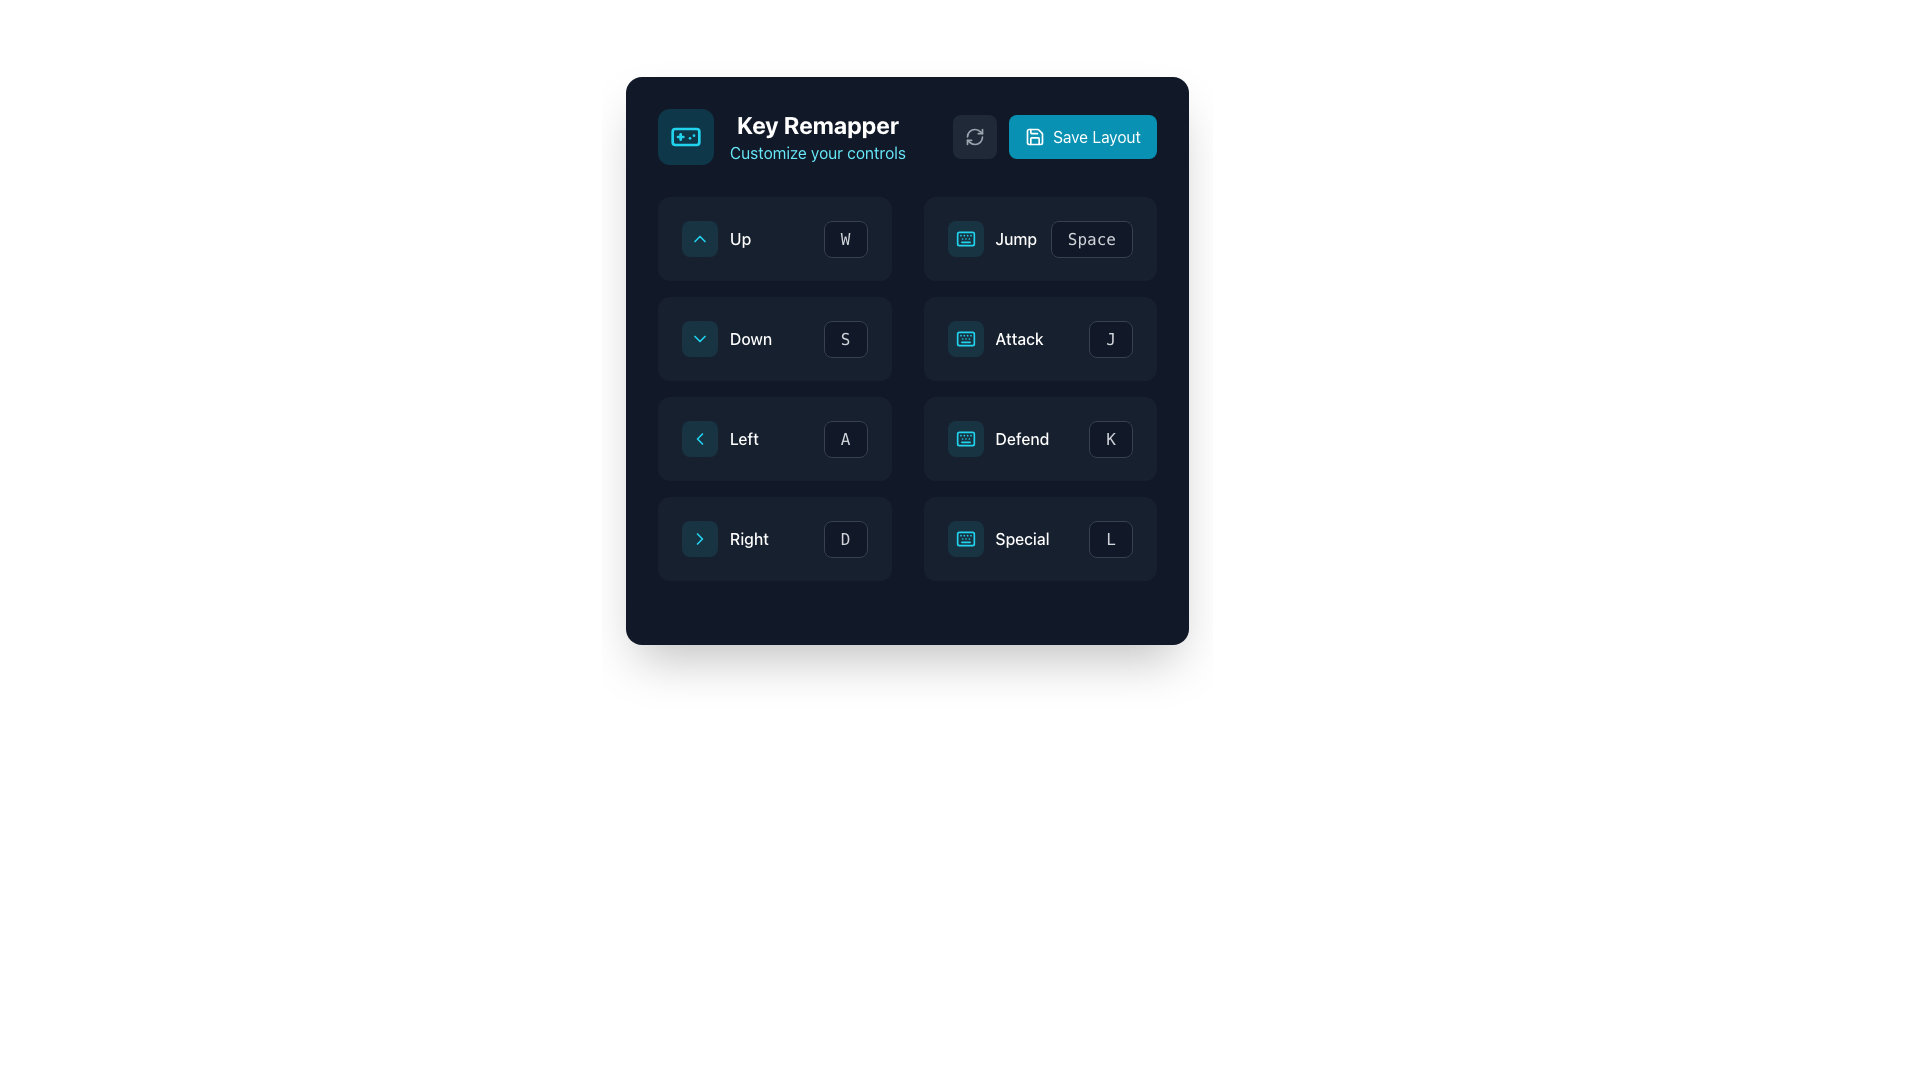  What do you see at coordinates (965, 438) in the screenshot?
I see `the 'Defend' keybinding icon, which is a rectangular component with rounded corners located in the middle-right area of the grid layout` at bounding box center [965, 438].